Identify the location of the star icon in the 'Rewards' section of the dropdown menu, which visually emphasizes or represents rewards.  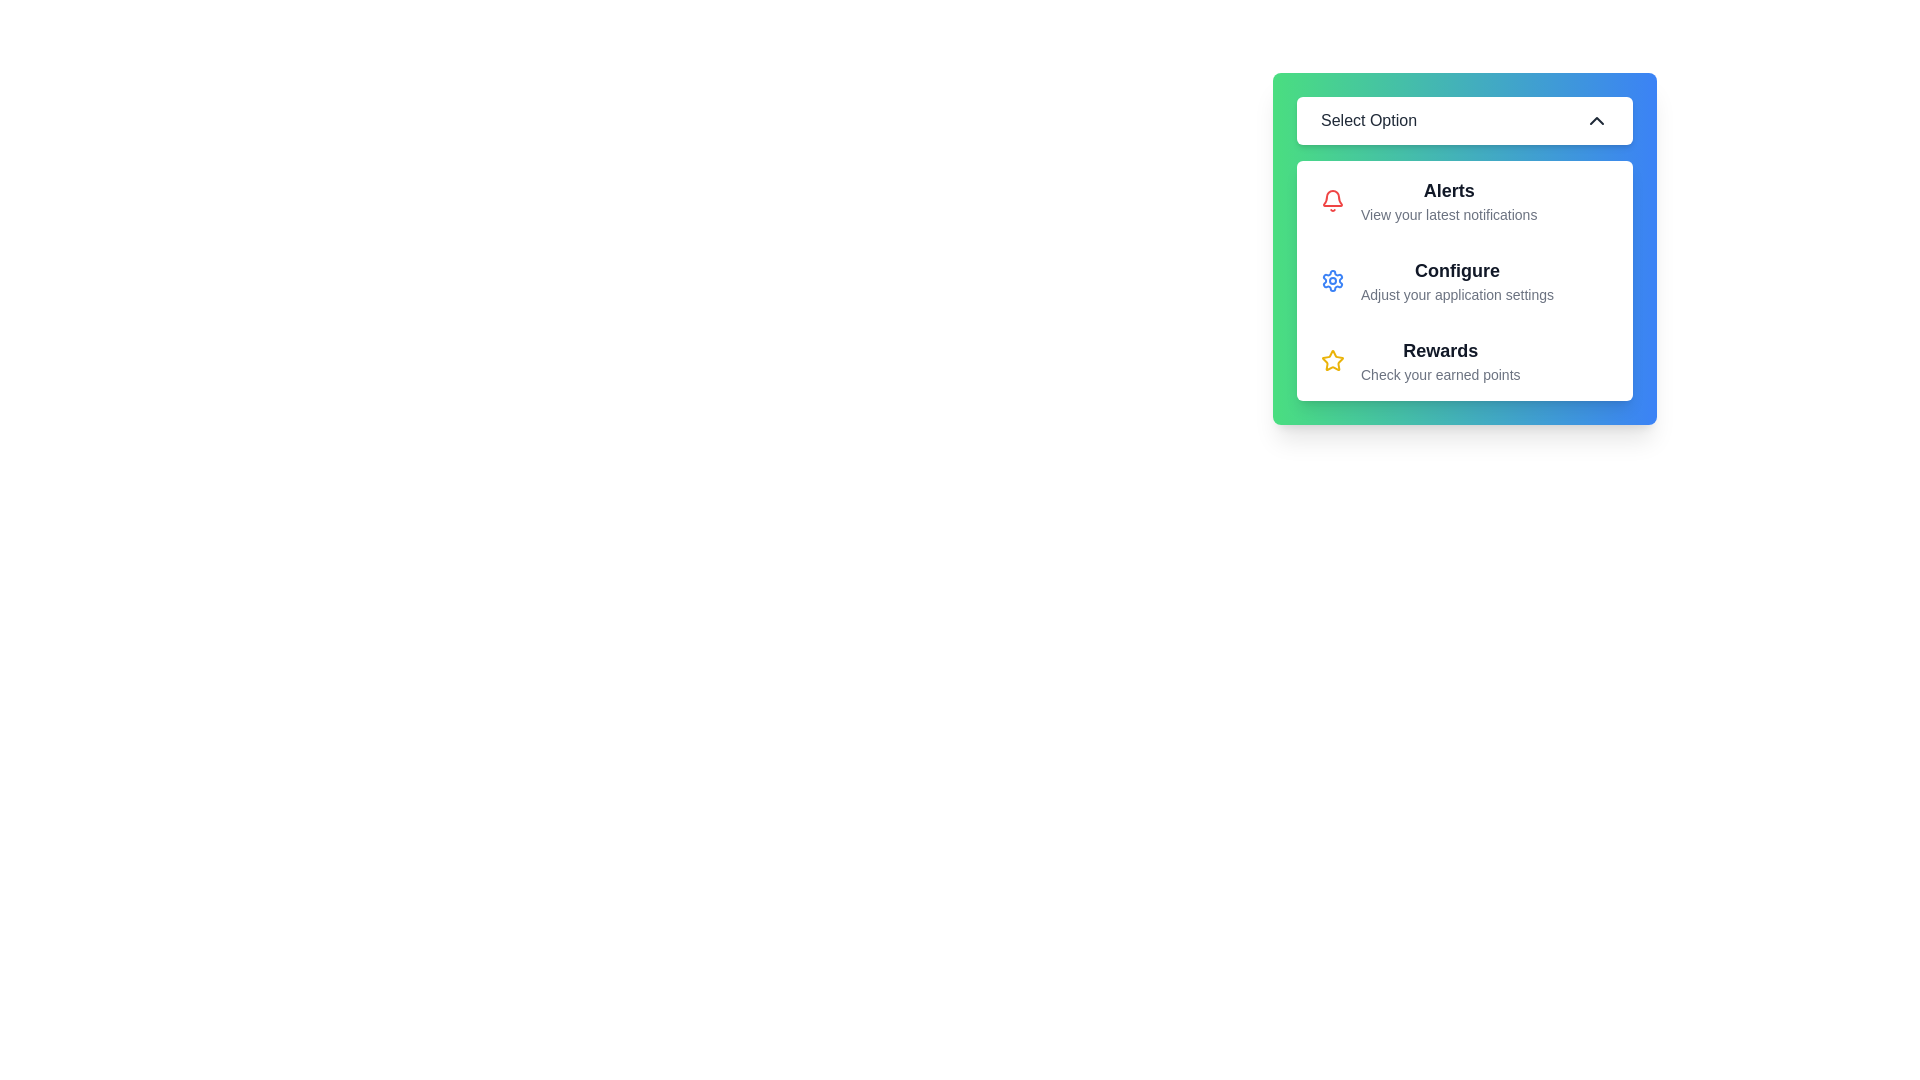
(1333, 360).